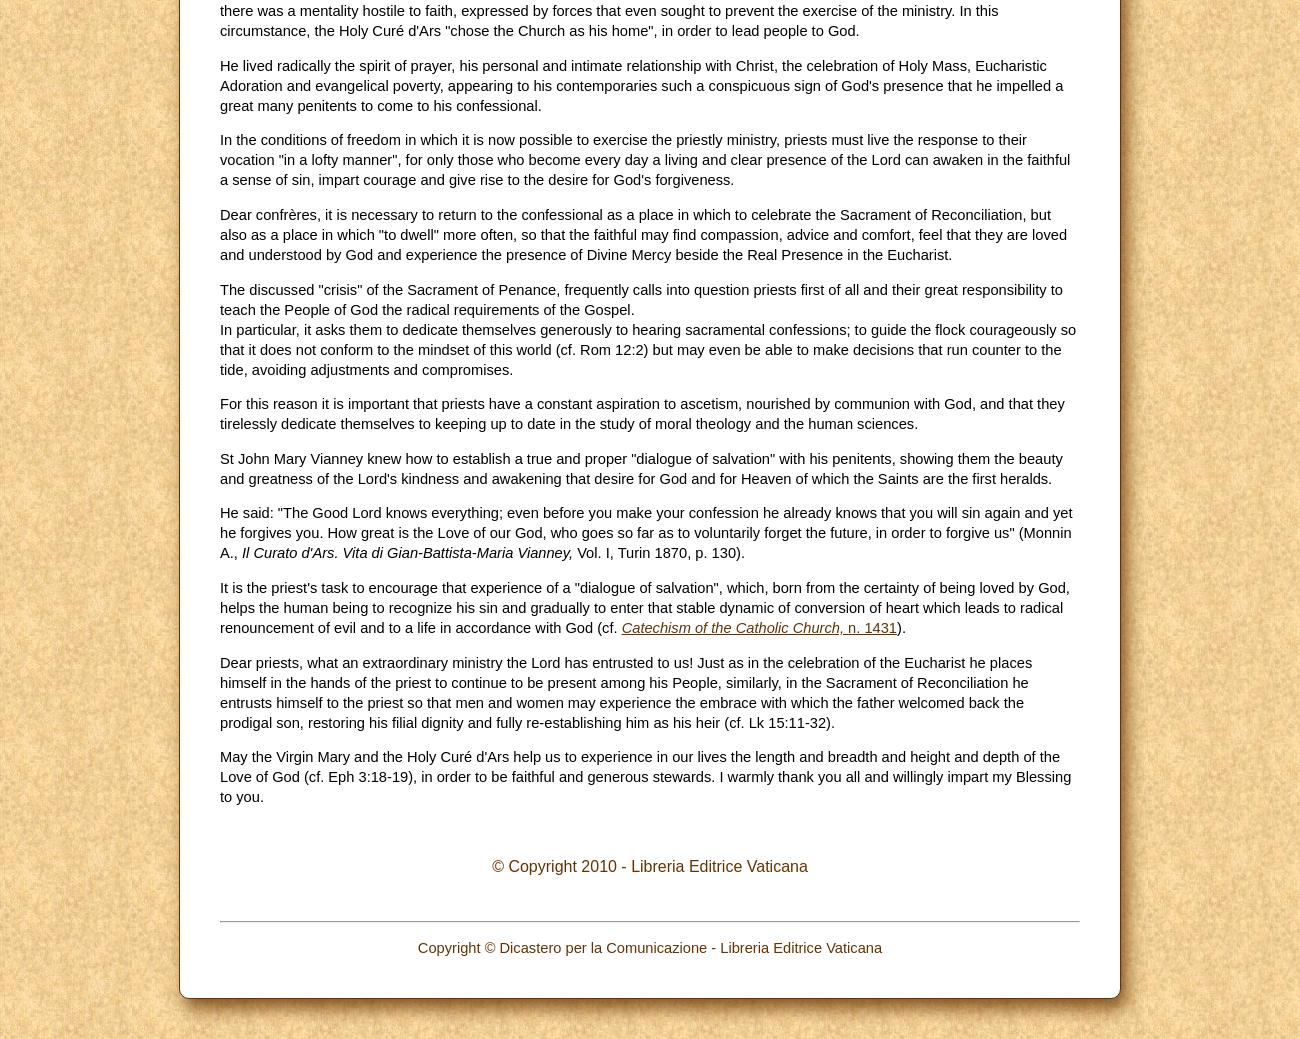 The image size is (1300, 1039). What do you see at coordinates (645, 533) in the screenshot?
I see `'He said: "The Good Lord knows everything; even before you make your confession he already knows that you will sin again and yet he forgives you. How great is the Love of our God, who goes so far as to voluntarily forget the future, in order to forgive us" (Monnin A.,'` at bounding box center [645, 533].